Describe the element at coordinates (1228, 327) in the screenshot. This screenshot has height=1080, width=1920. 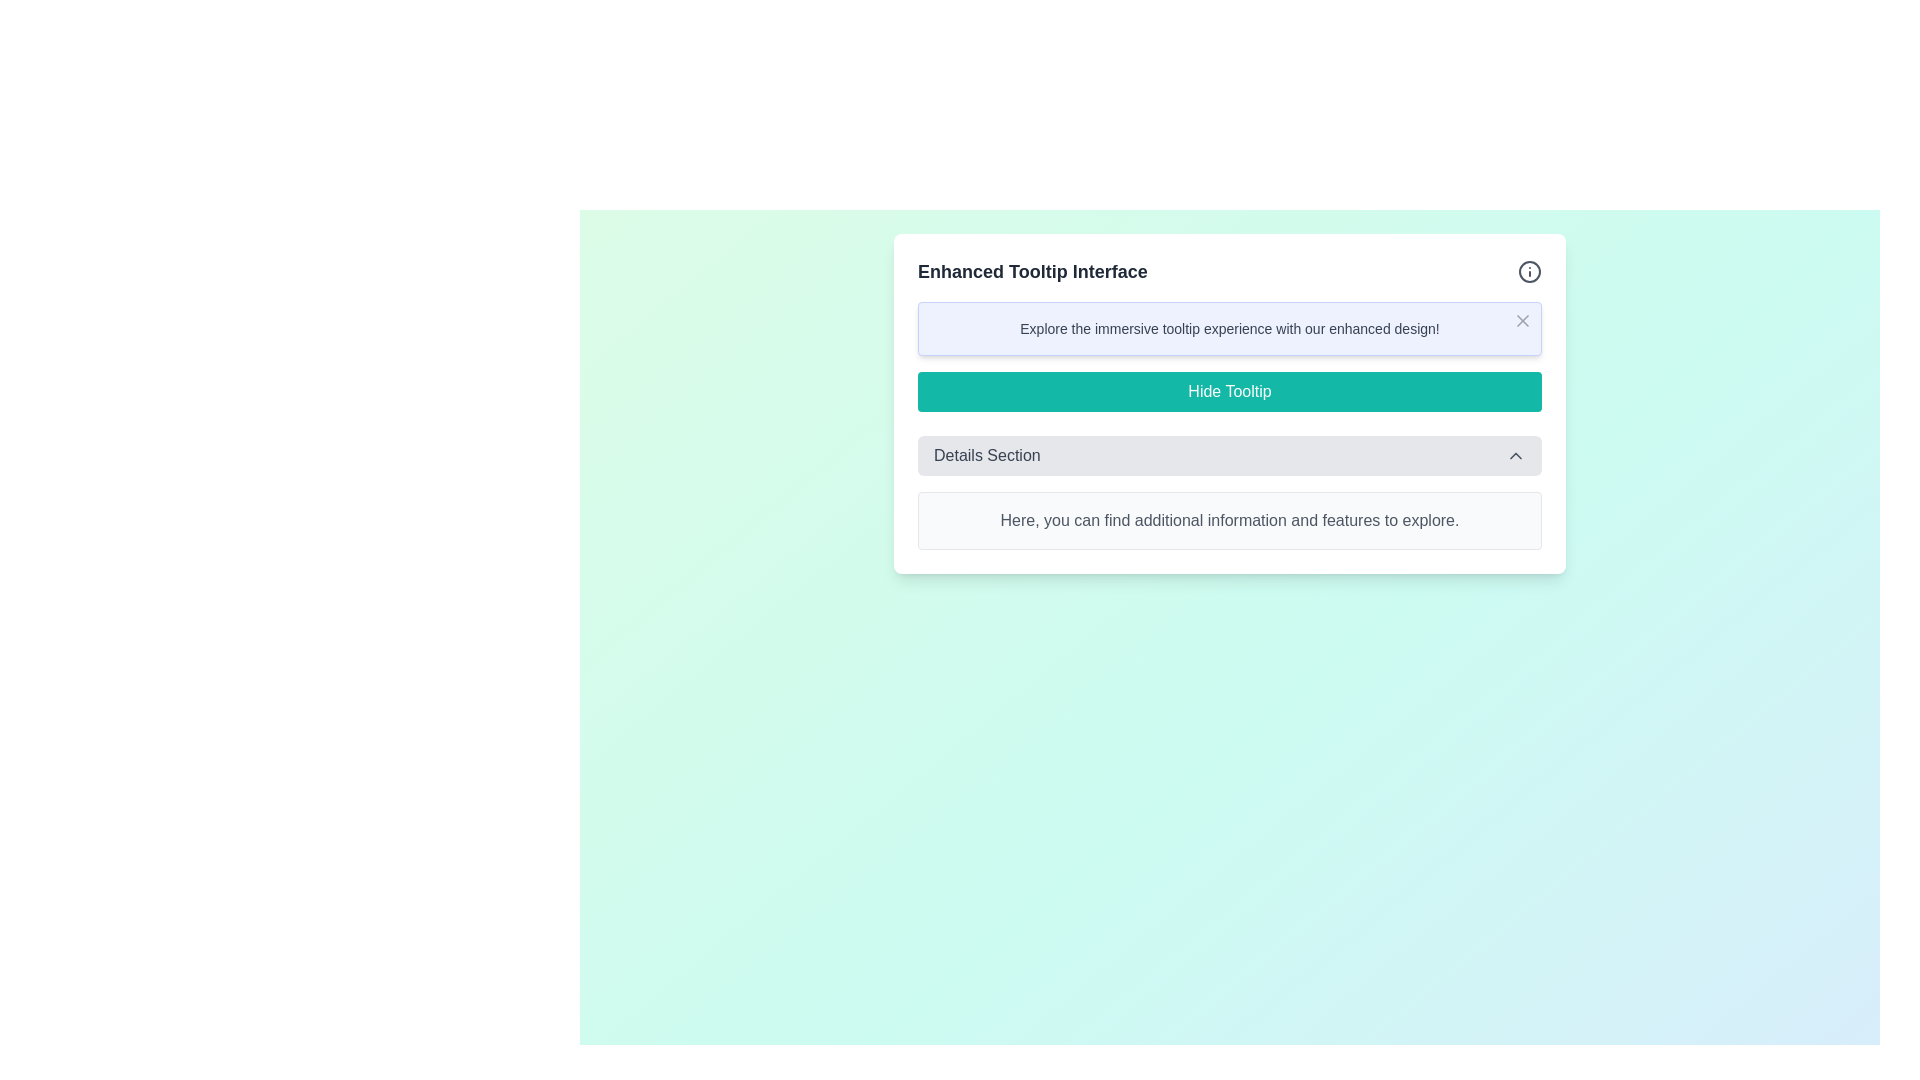
I see `the static text element that reads 'Explore the immersive tooltip experience with our enhanced design!' which is styled in small gray font and located within an indigo background box` at that location.